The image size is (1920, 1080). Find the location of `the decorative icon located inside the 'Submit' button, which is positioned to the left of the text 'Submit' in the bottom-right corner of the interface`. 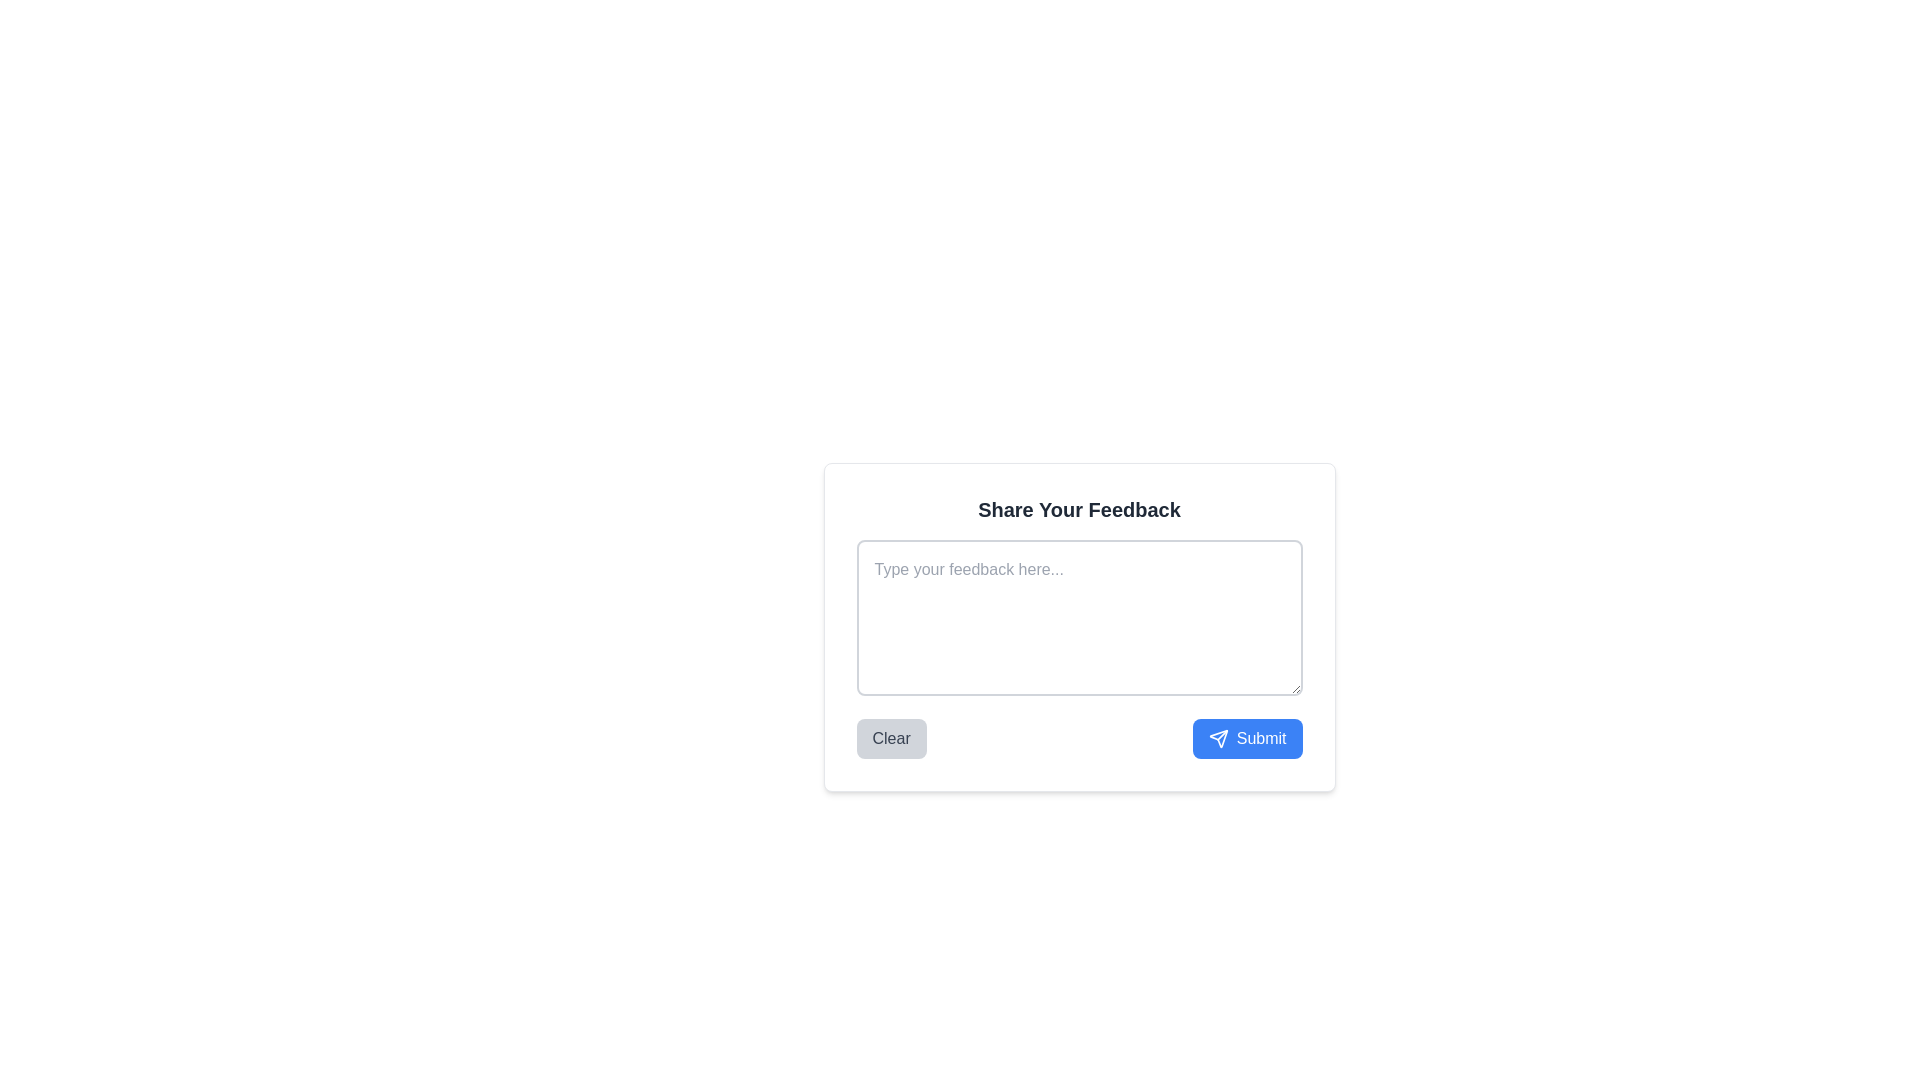

the decorative icon located inside the 'Submit' button, which is positioned to the left of the text 'Submit' in the bottom-right corner of the interface is located at coordinates (1217, 739).